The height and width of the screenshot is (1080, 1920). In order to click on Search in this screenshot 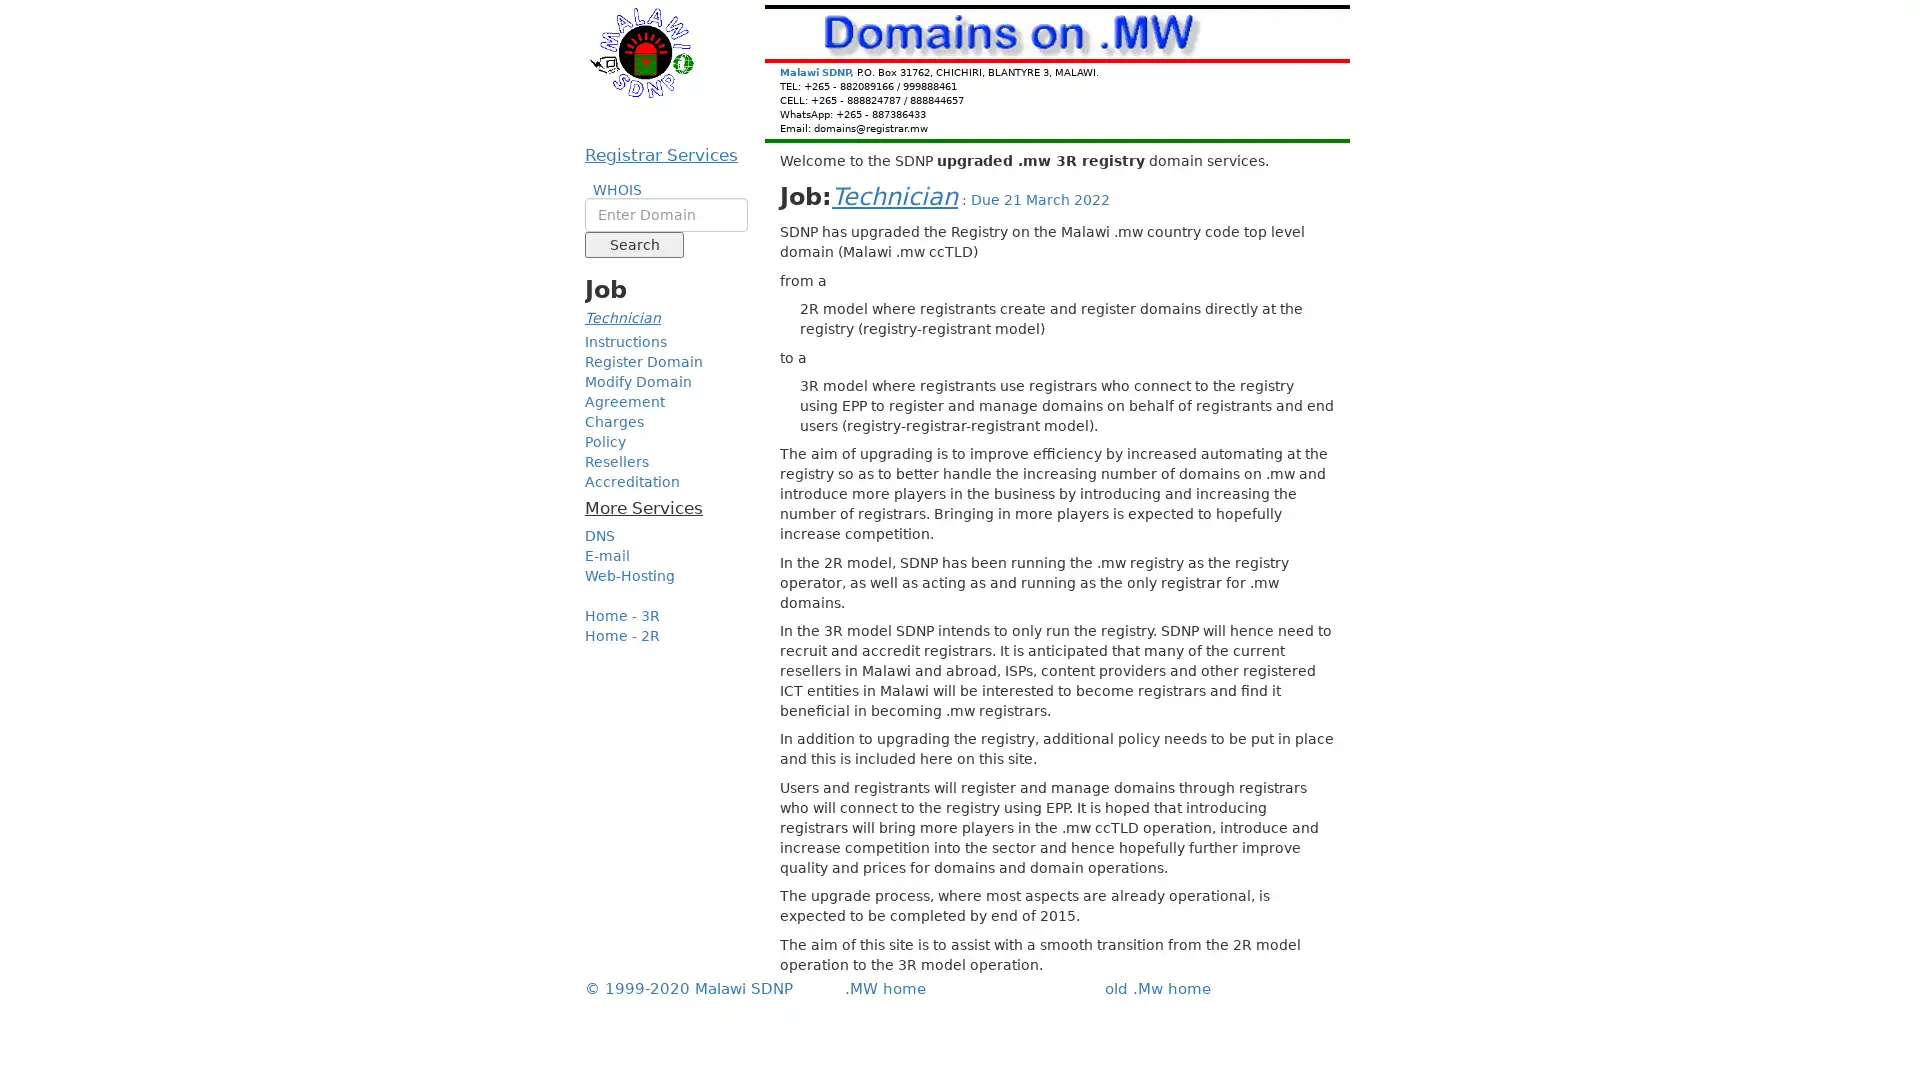, I will do `click(633, 244)`.